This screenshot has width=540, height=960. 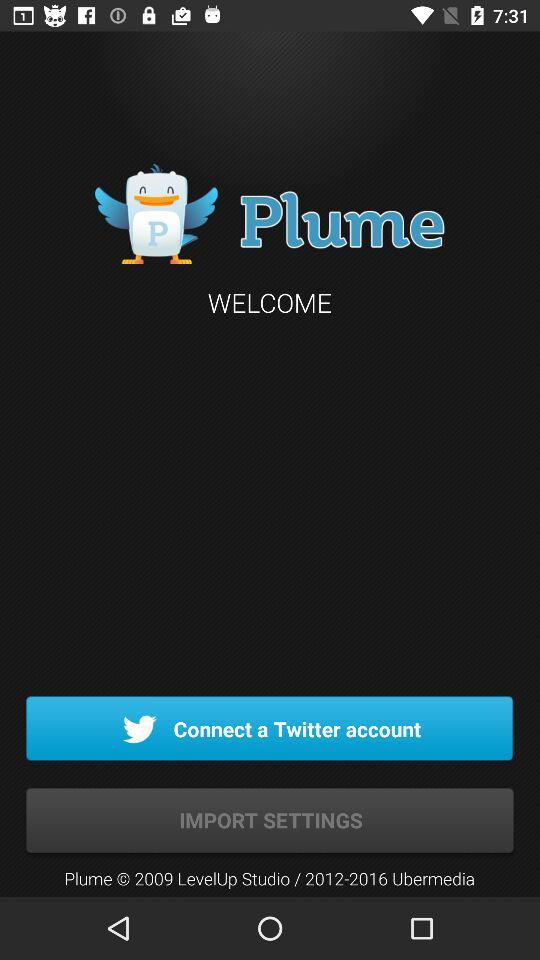 What do you see at coordinates (270, 821) in the screenshot?
I see `the import settings item` at bounding box center [270, 821].